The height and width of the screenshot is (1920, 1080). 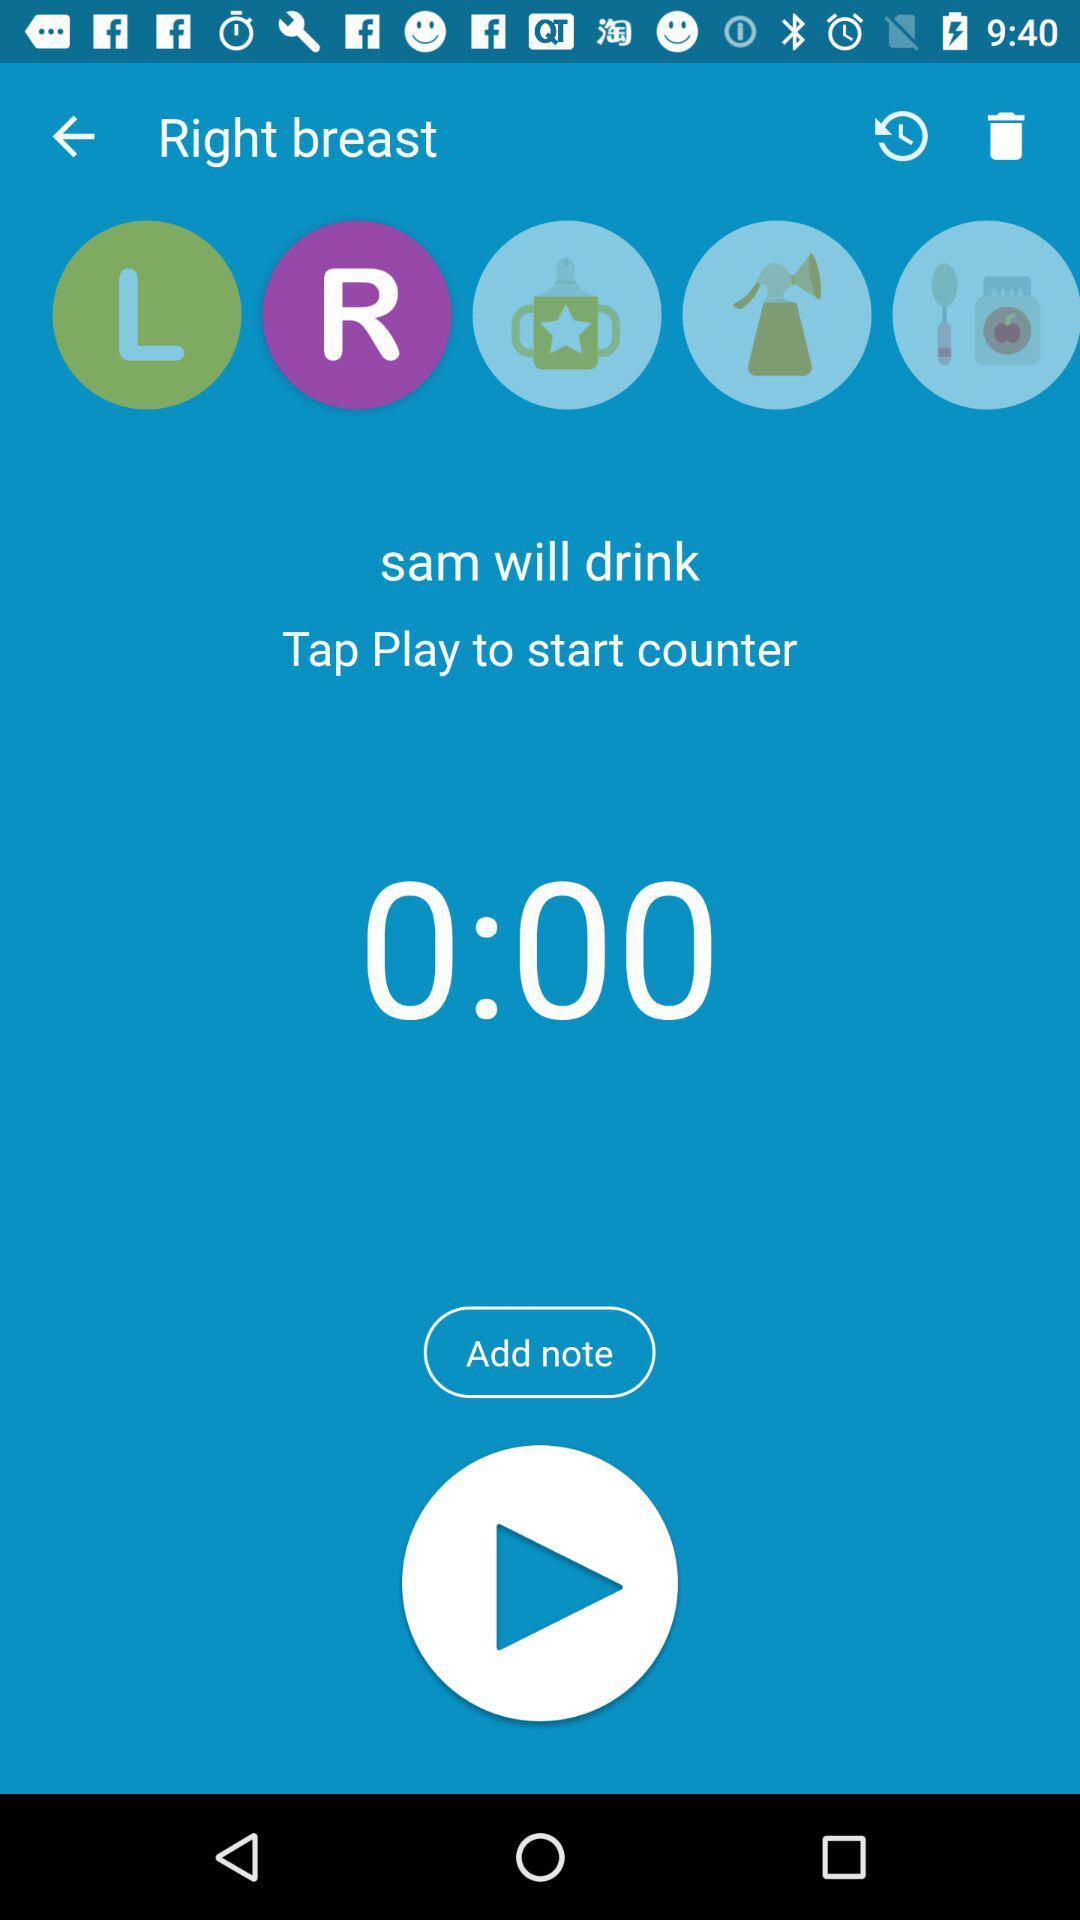 I want to click on the audio, so click(x=540, y=1584).